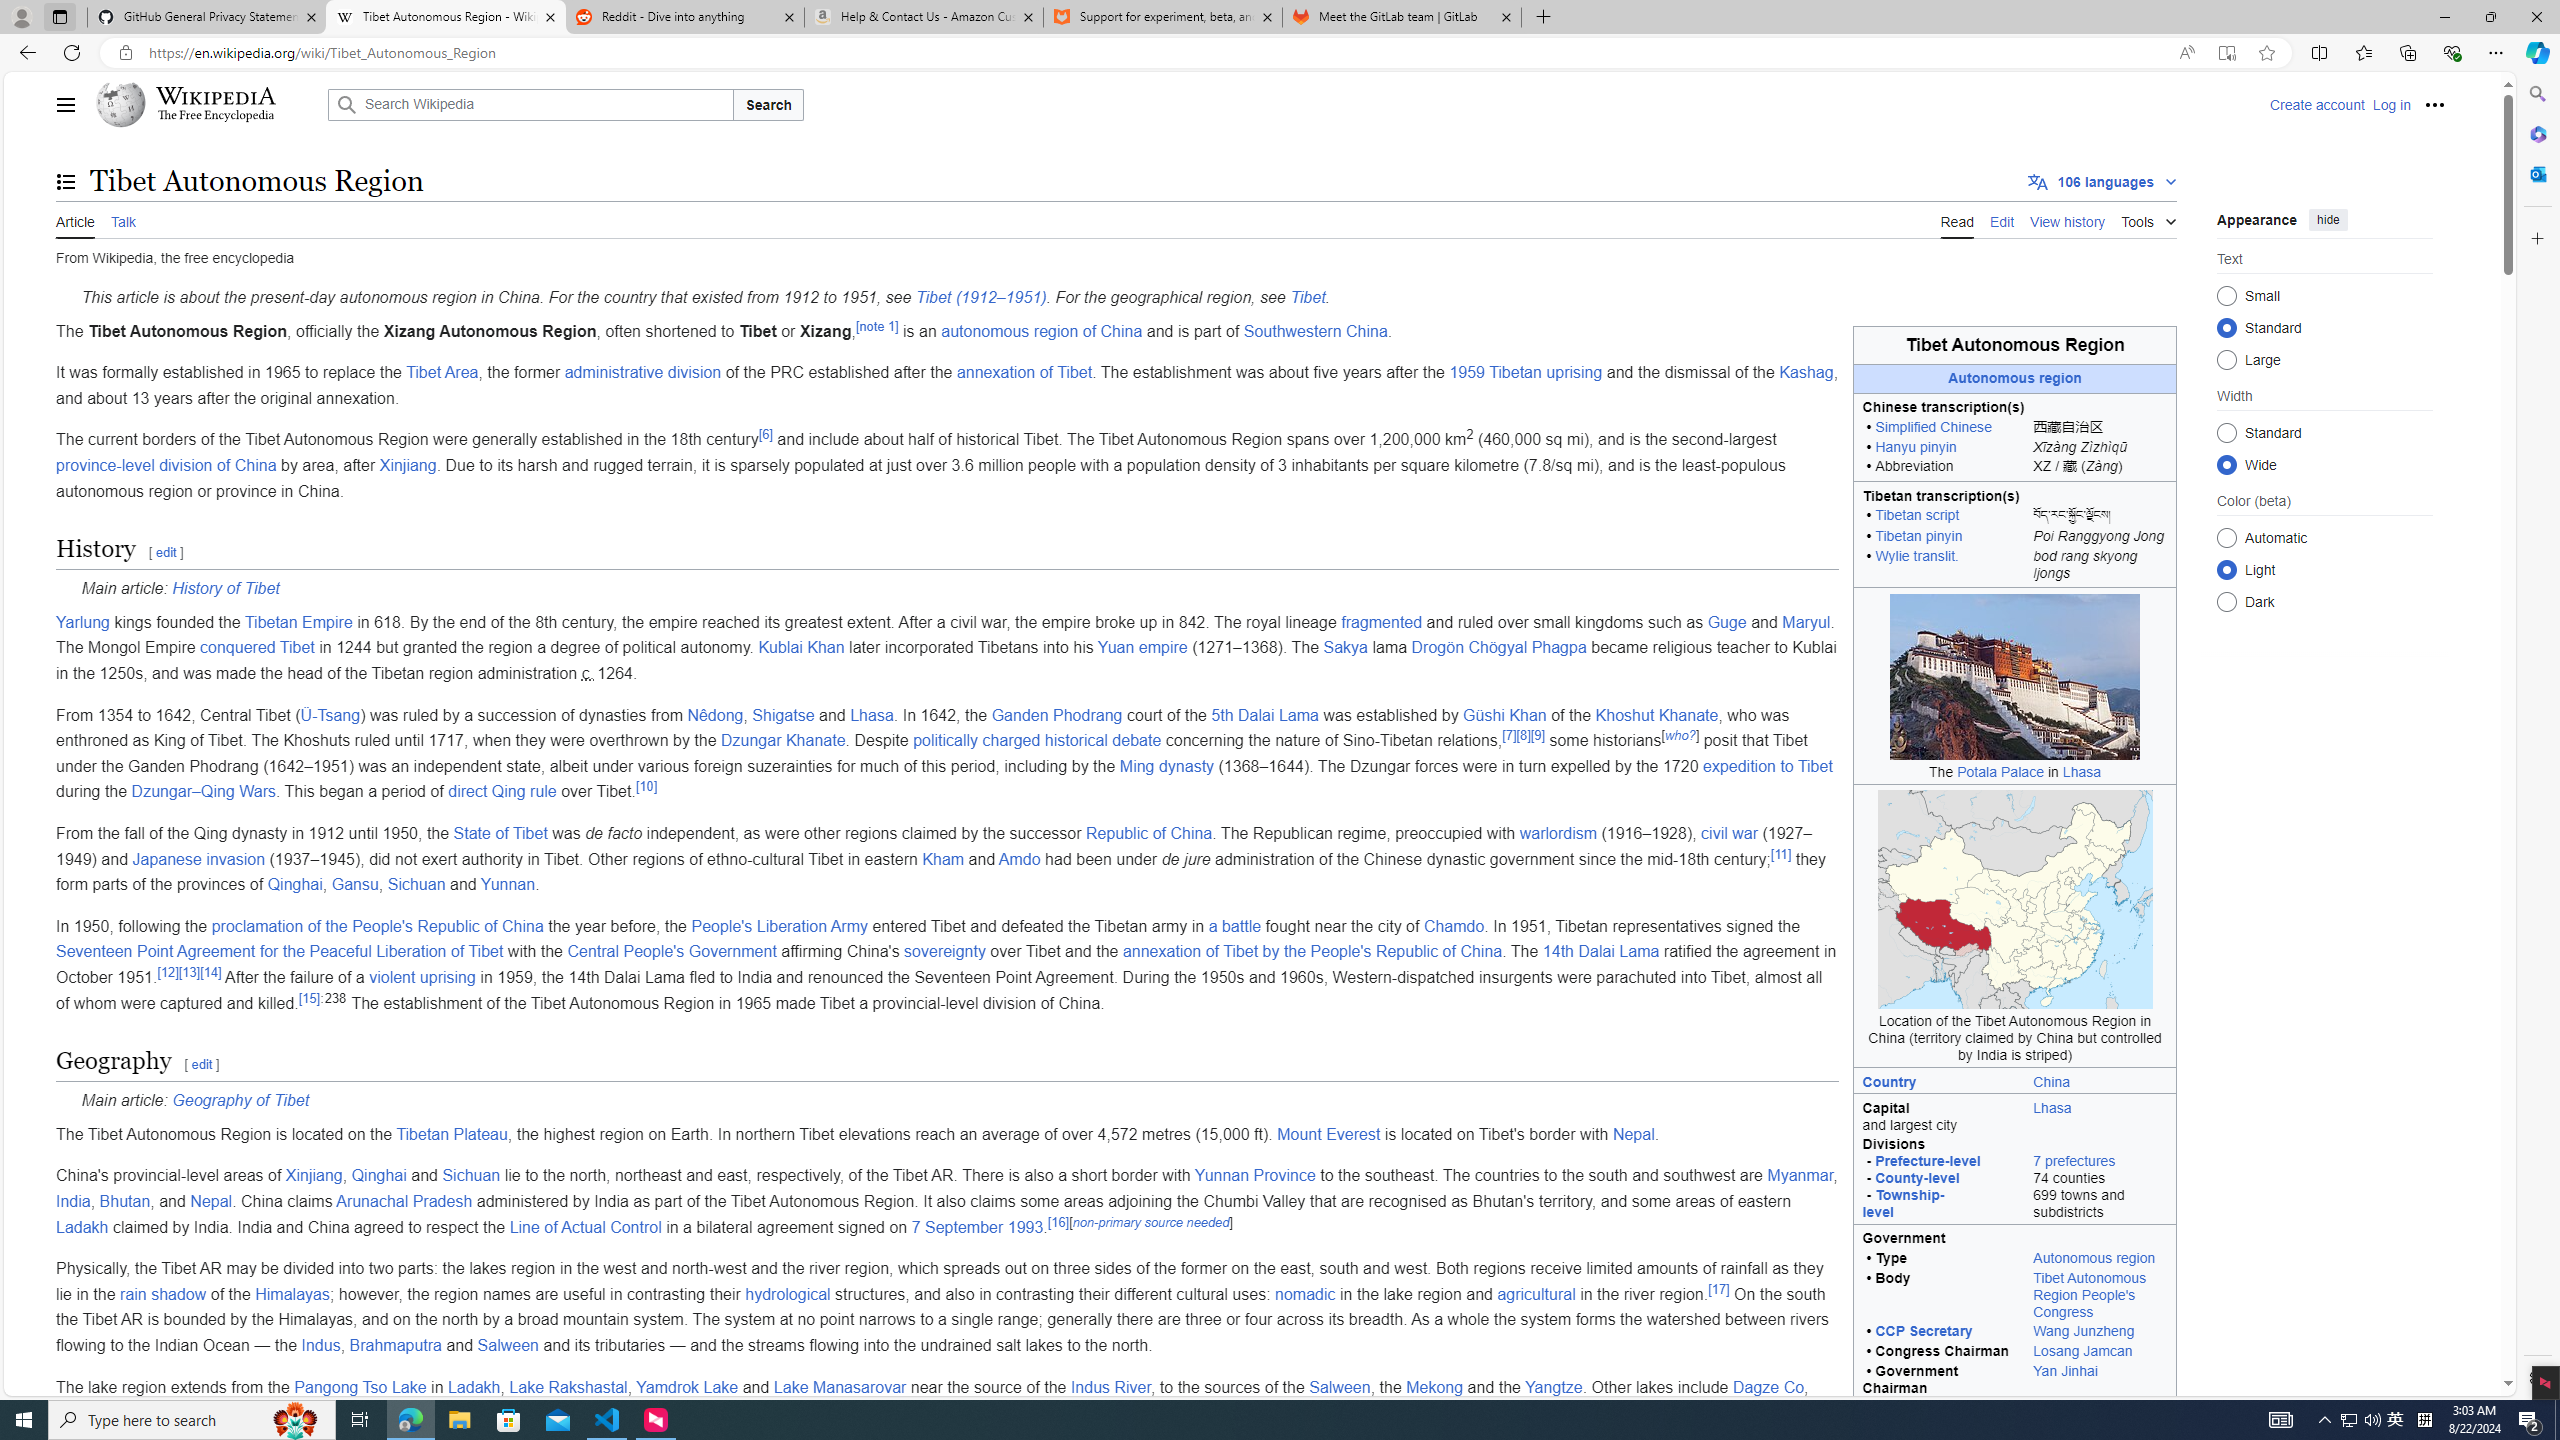 Image resolution: width=2560 pixels, height=1440 pixels. Describe the element at coordinates (1023, 371) in the screenshot. I see `'annexation of Tibet'` at that location.